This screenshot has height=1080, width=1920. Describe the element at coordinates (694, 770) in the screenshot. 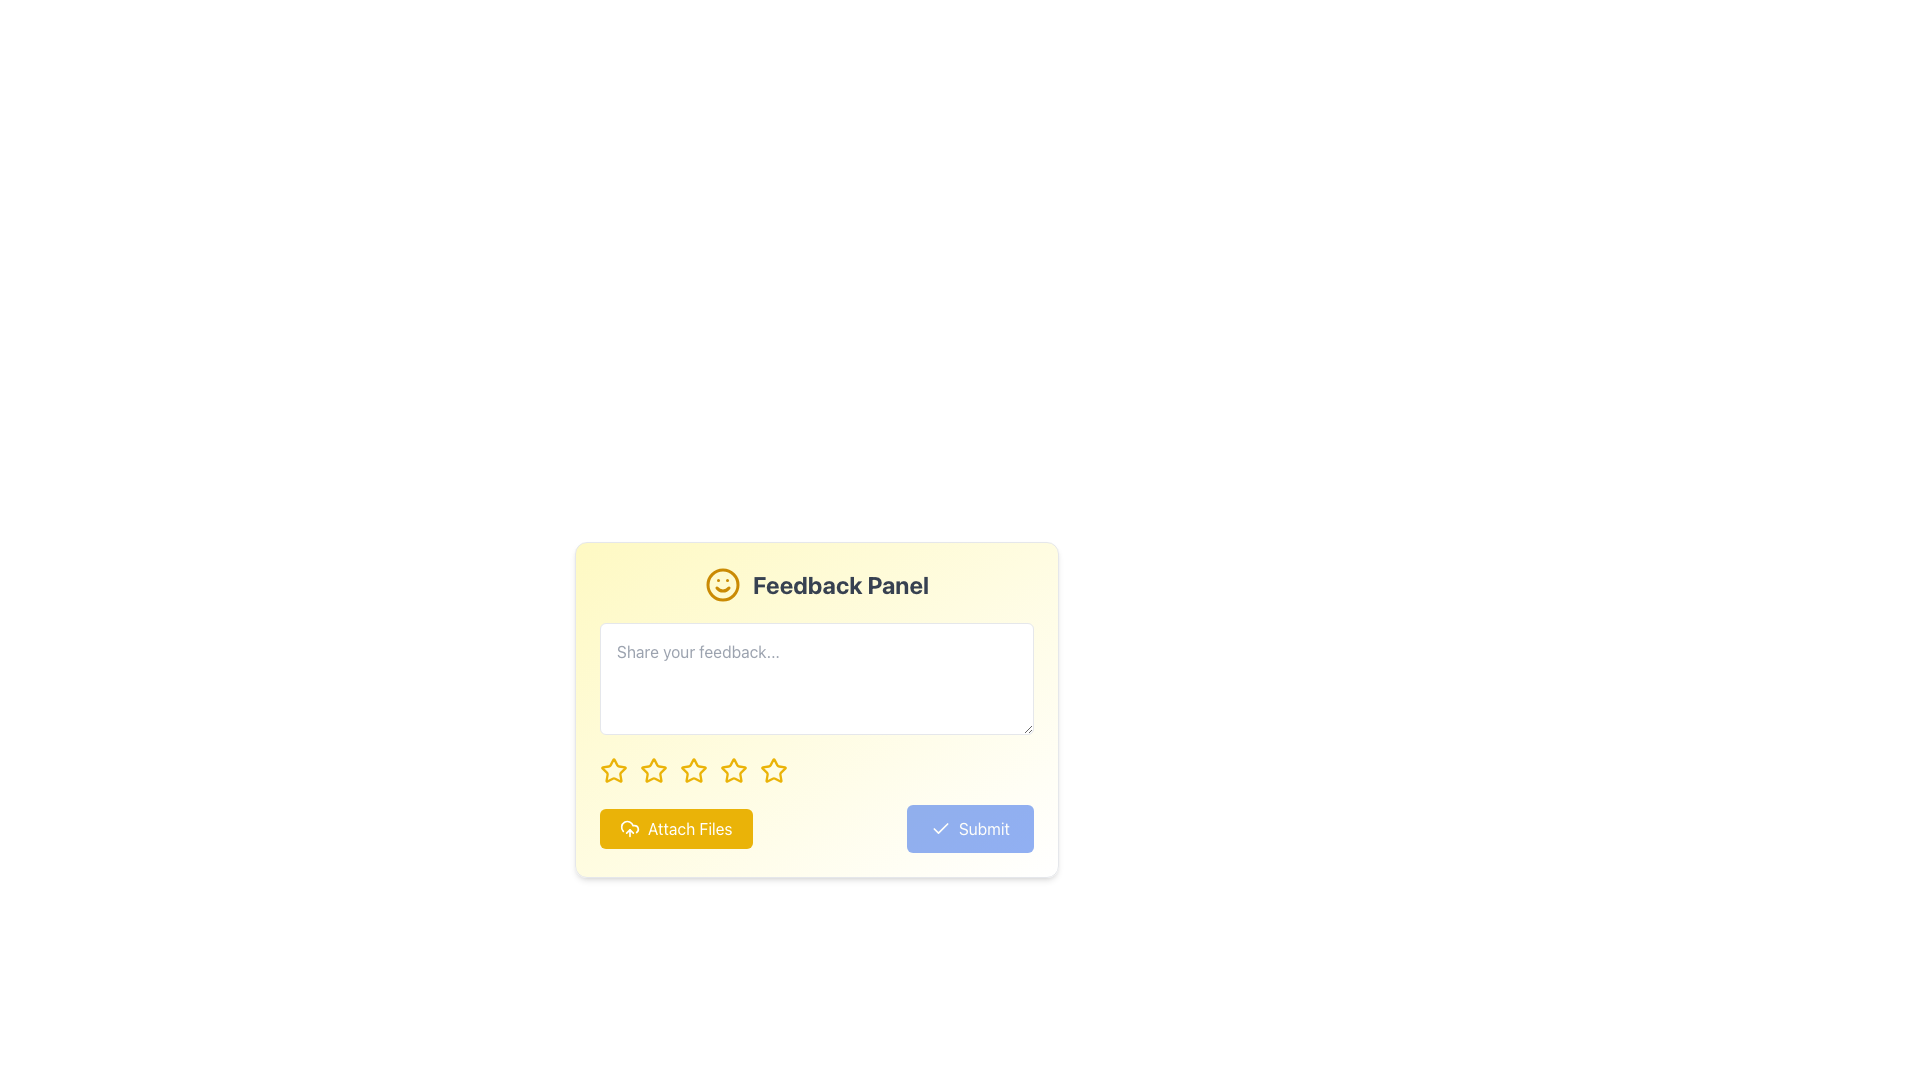

I see `the third star-shaped rating icon, outlined in yellow, located below the feedback text box` at that location.